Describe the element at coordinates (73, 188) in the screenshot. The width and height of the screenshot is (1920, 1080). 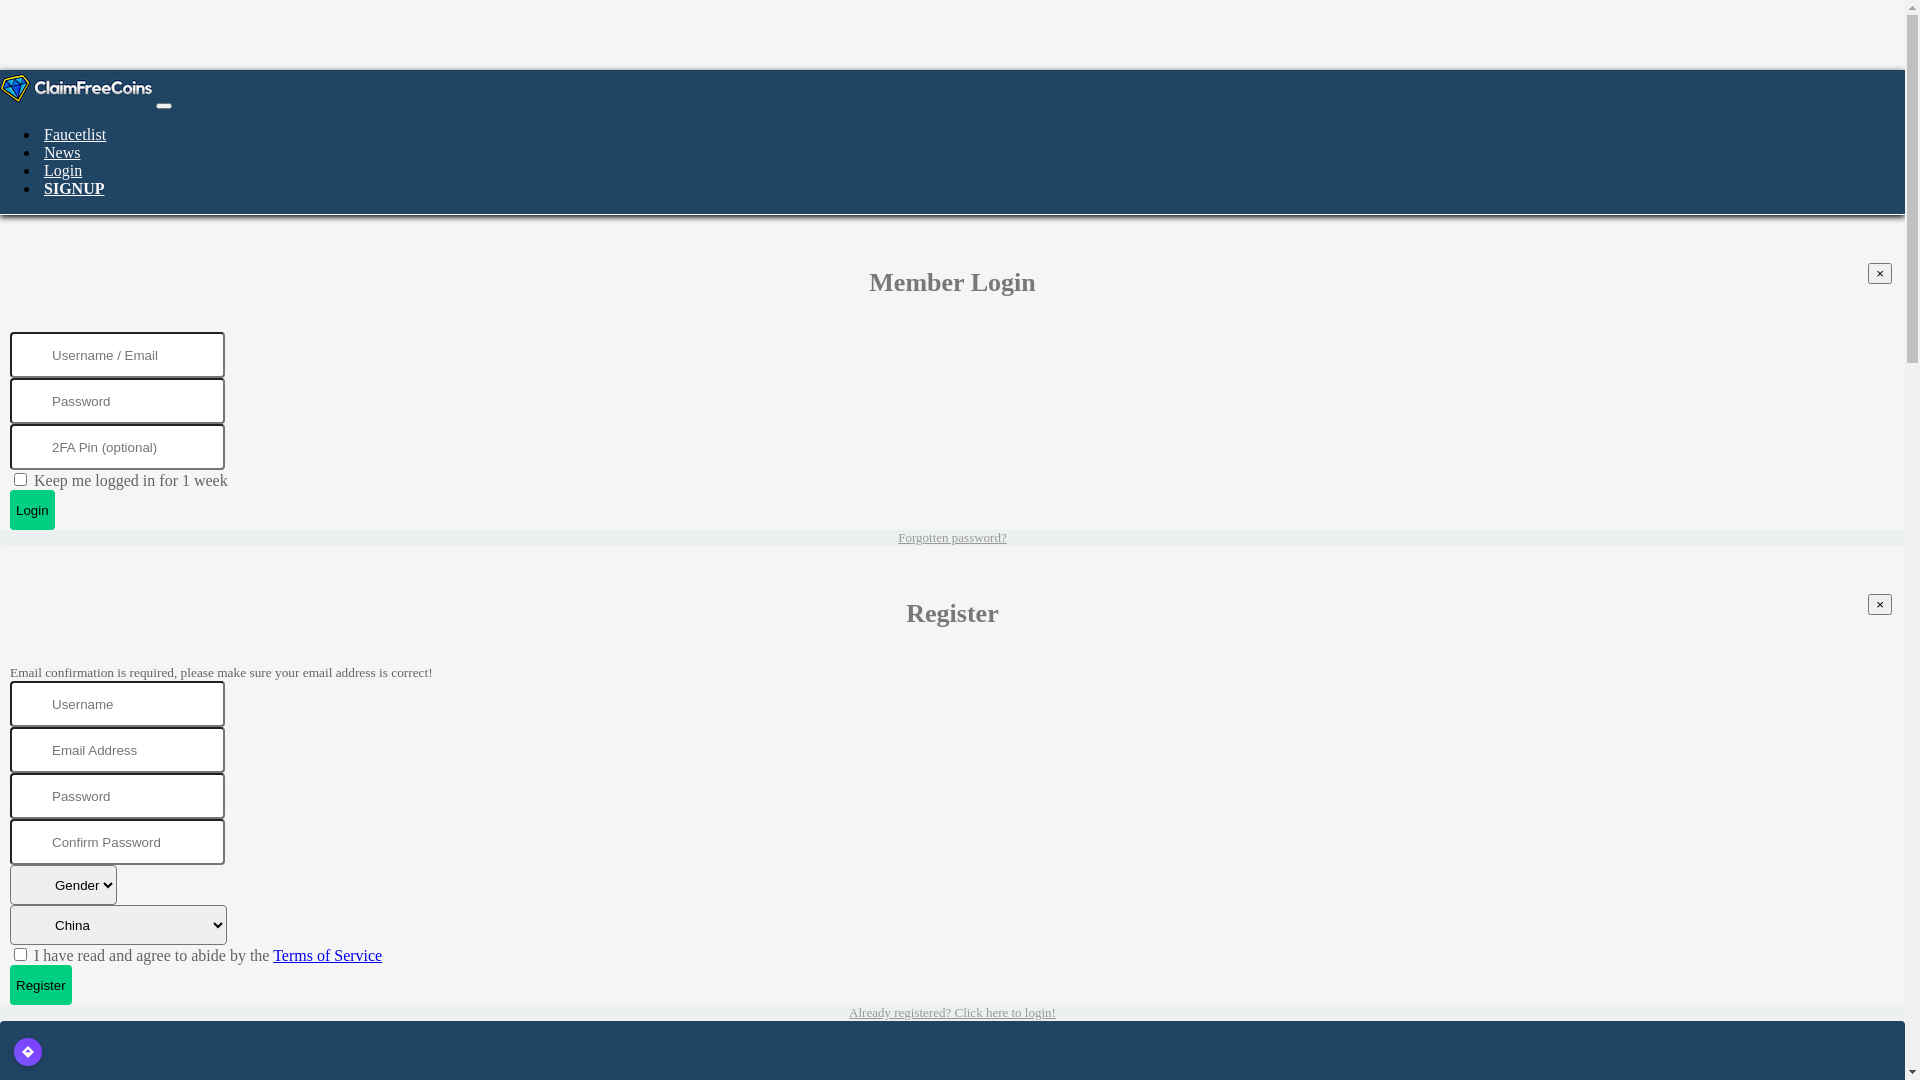
I see `'SIGNUP'` at that location.